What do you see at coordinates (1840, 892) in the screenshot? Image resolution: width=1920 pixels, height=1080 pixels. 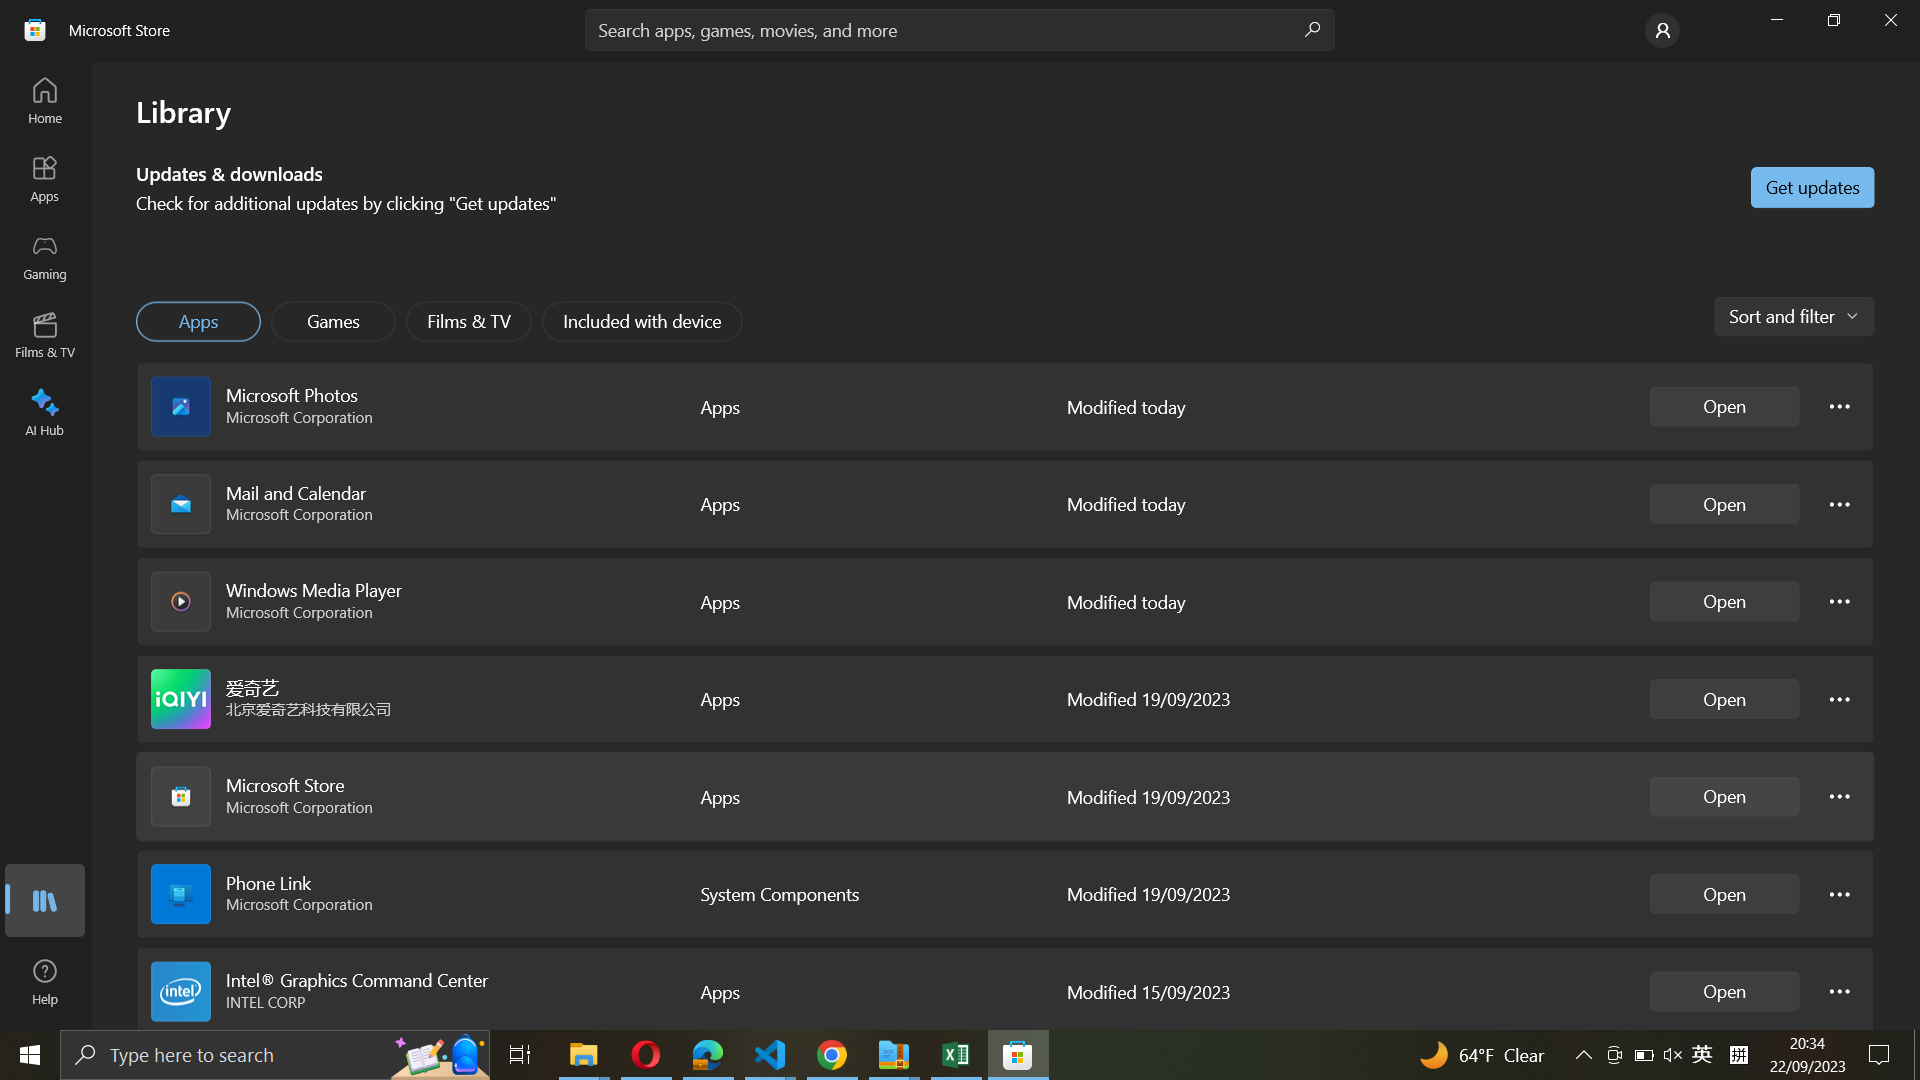 I see `phone linking settings` at bounding box center [1840, 892].